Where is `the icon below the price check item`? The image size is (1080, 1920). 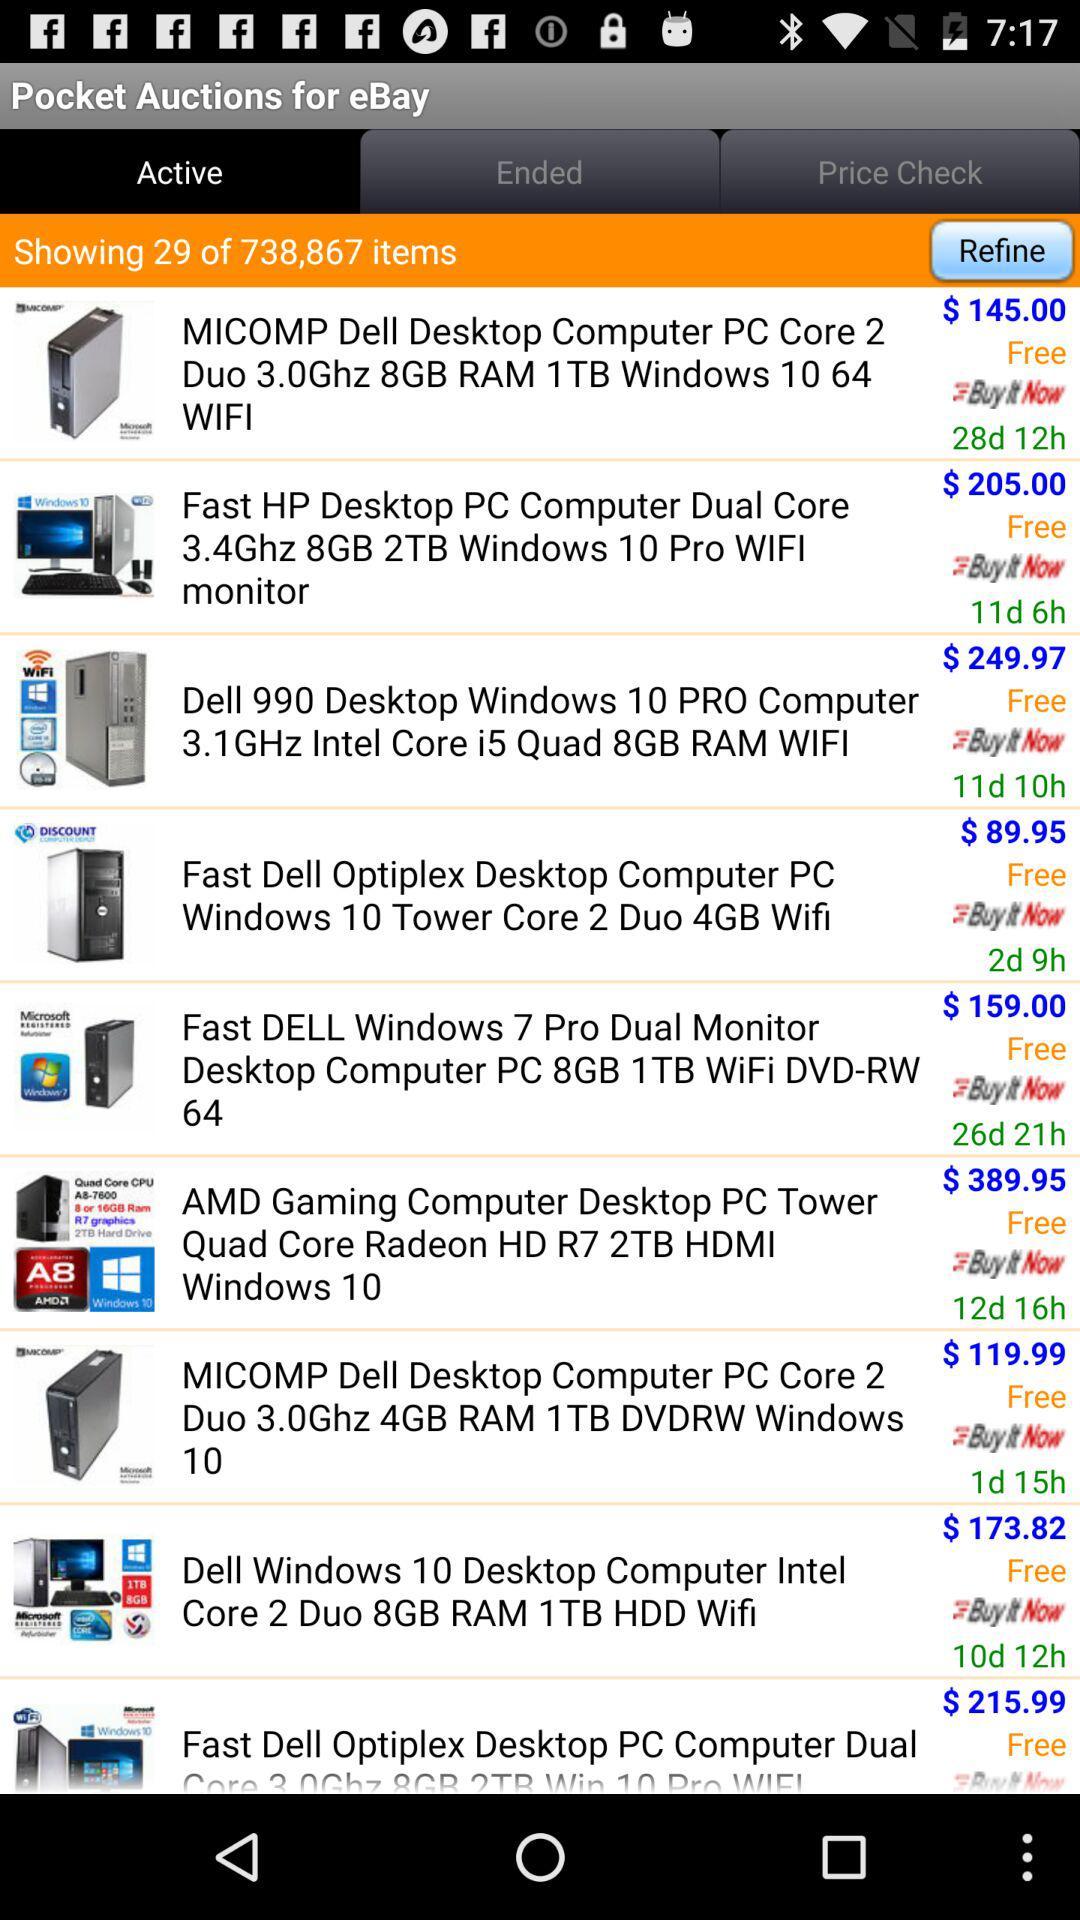 the icon below the price check item is located at coordinates (1002, 249).